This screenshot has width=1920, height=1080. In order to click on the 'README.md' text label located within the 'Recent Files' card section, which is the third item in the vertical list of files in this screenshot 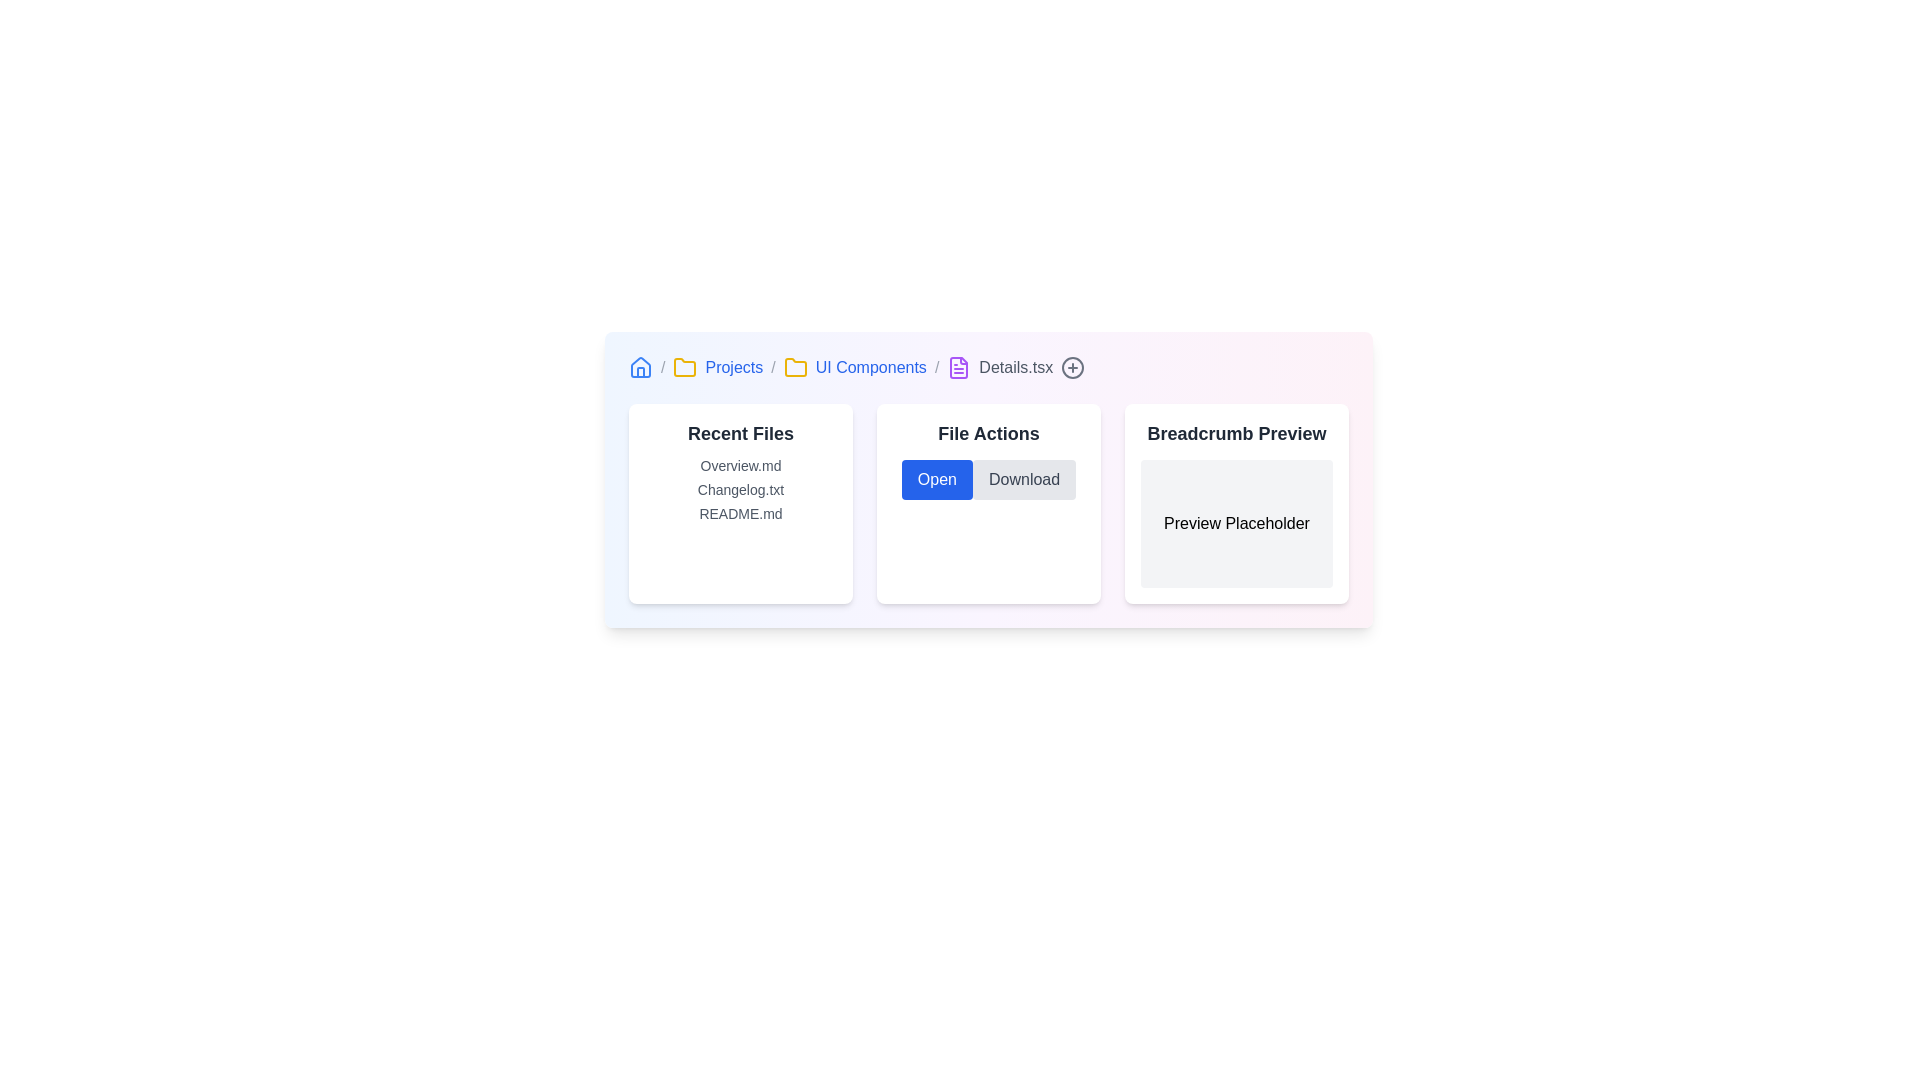, I will do `click(739, 512)`.